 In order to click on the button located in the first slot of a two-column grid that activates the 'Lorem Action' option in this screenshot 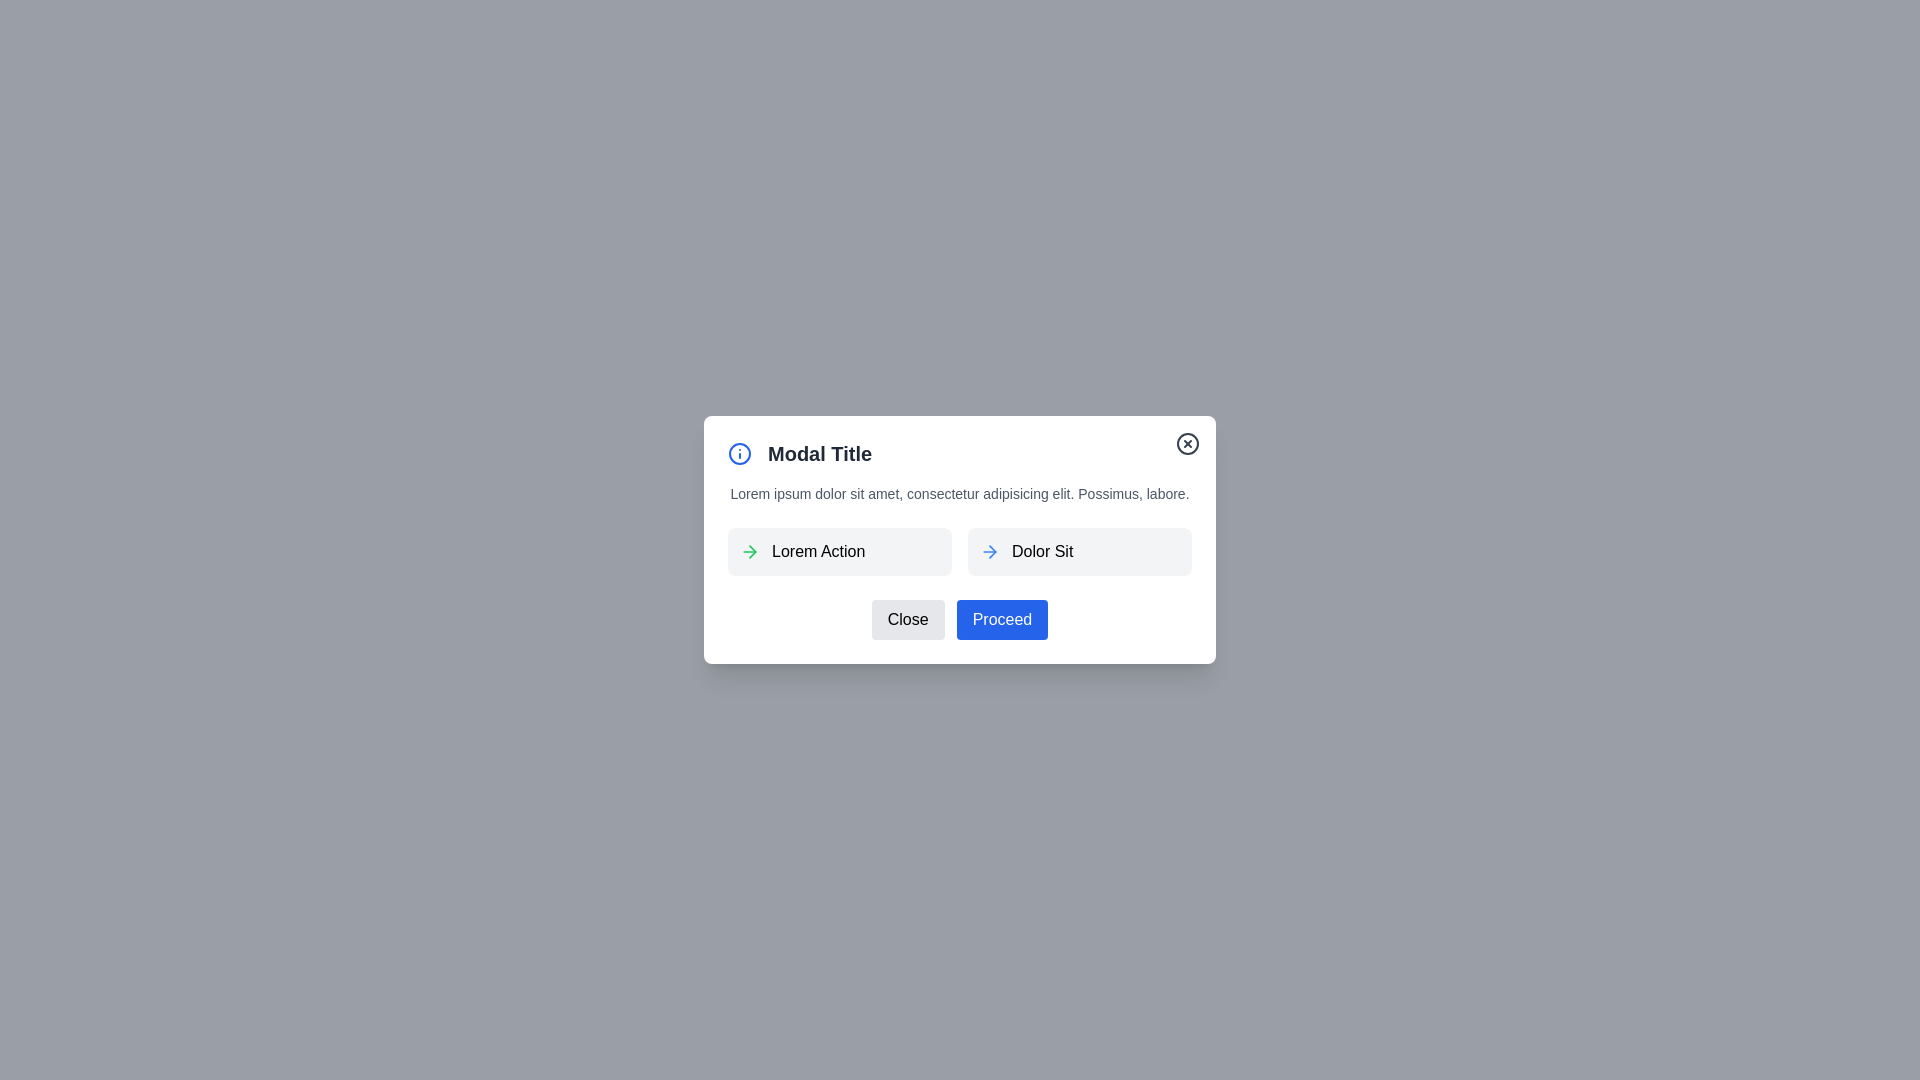, I will do `click(840, 551)`.